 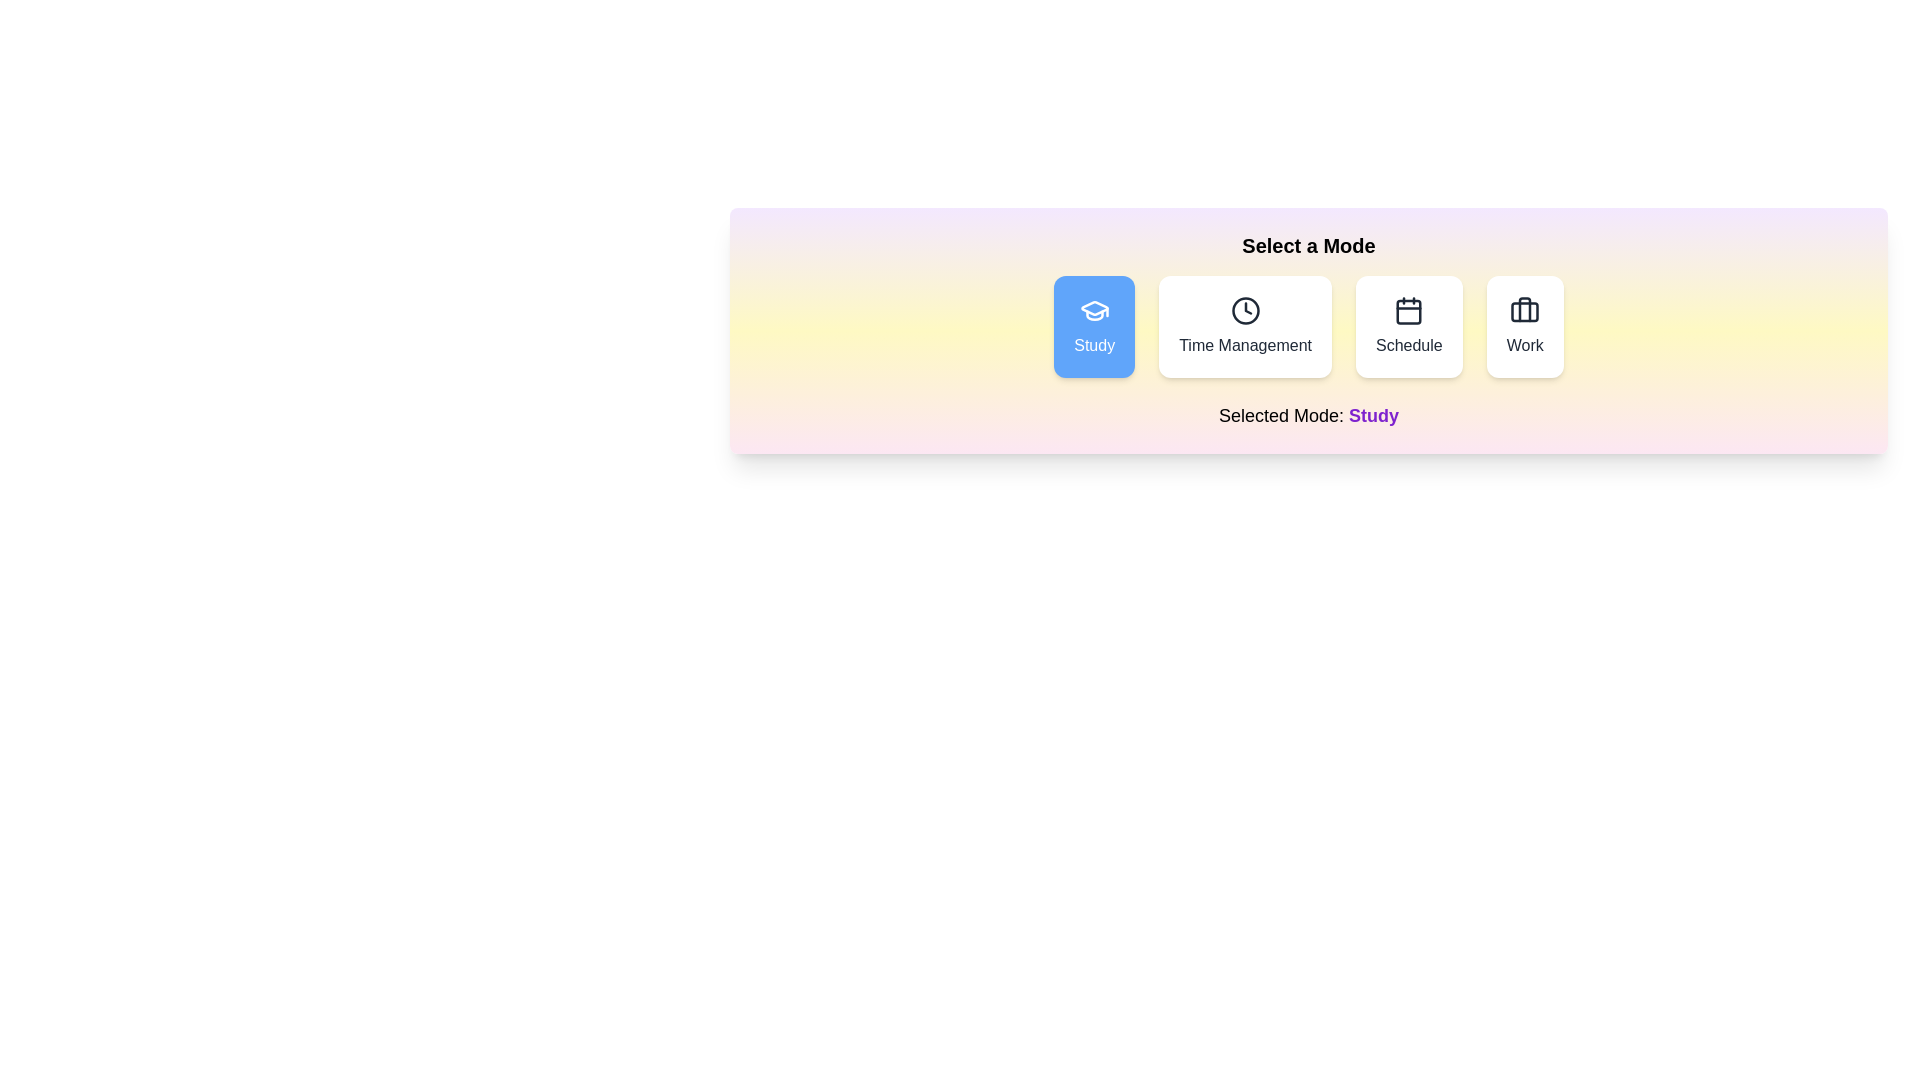 I want to click on the button labeled Schedule to observe its hover effect, so click(x=1408, y=326).